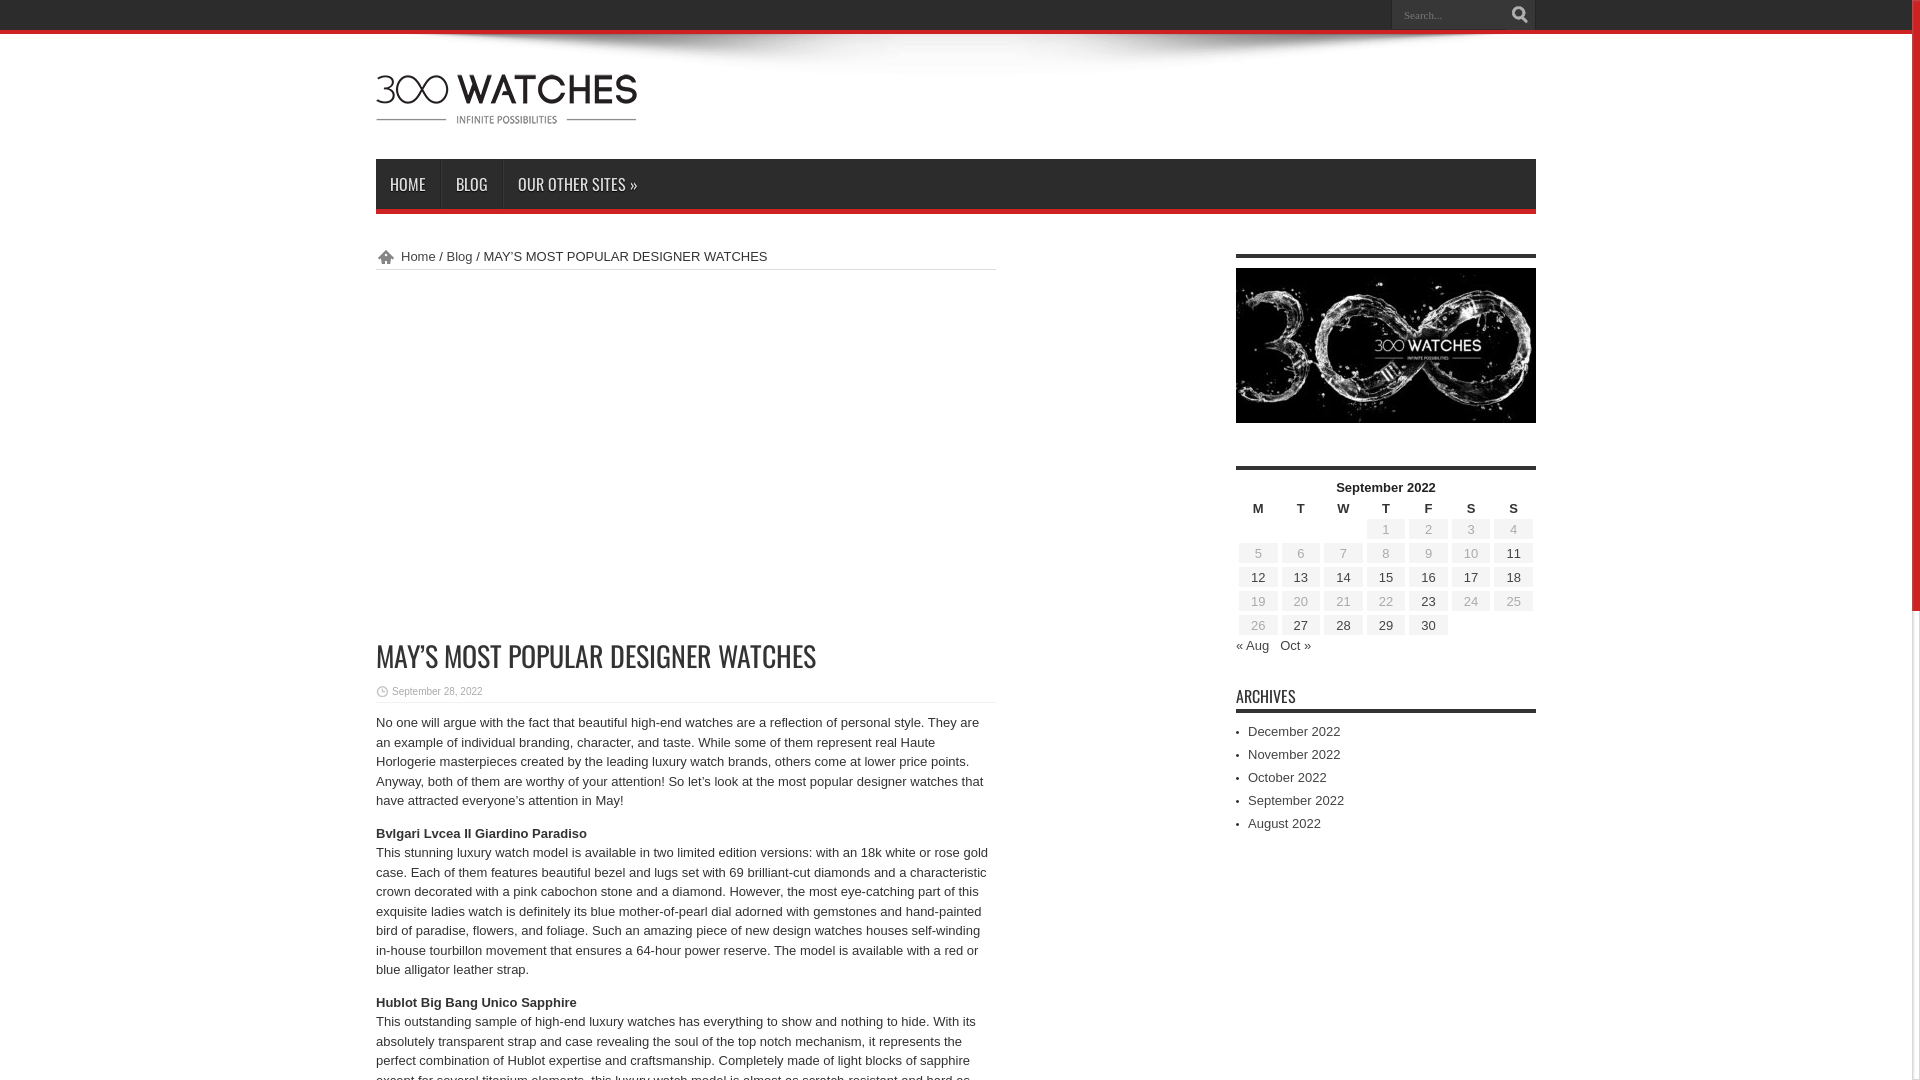 The image size is (1920, 1080). Describe the element at coordinates (506, 108) in the screenshot. I see `'300Watches'` at that location.